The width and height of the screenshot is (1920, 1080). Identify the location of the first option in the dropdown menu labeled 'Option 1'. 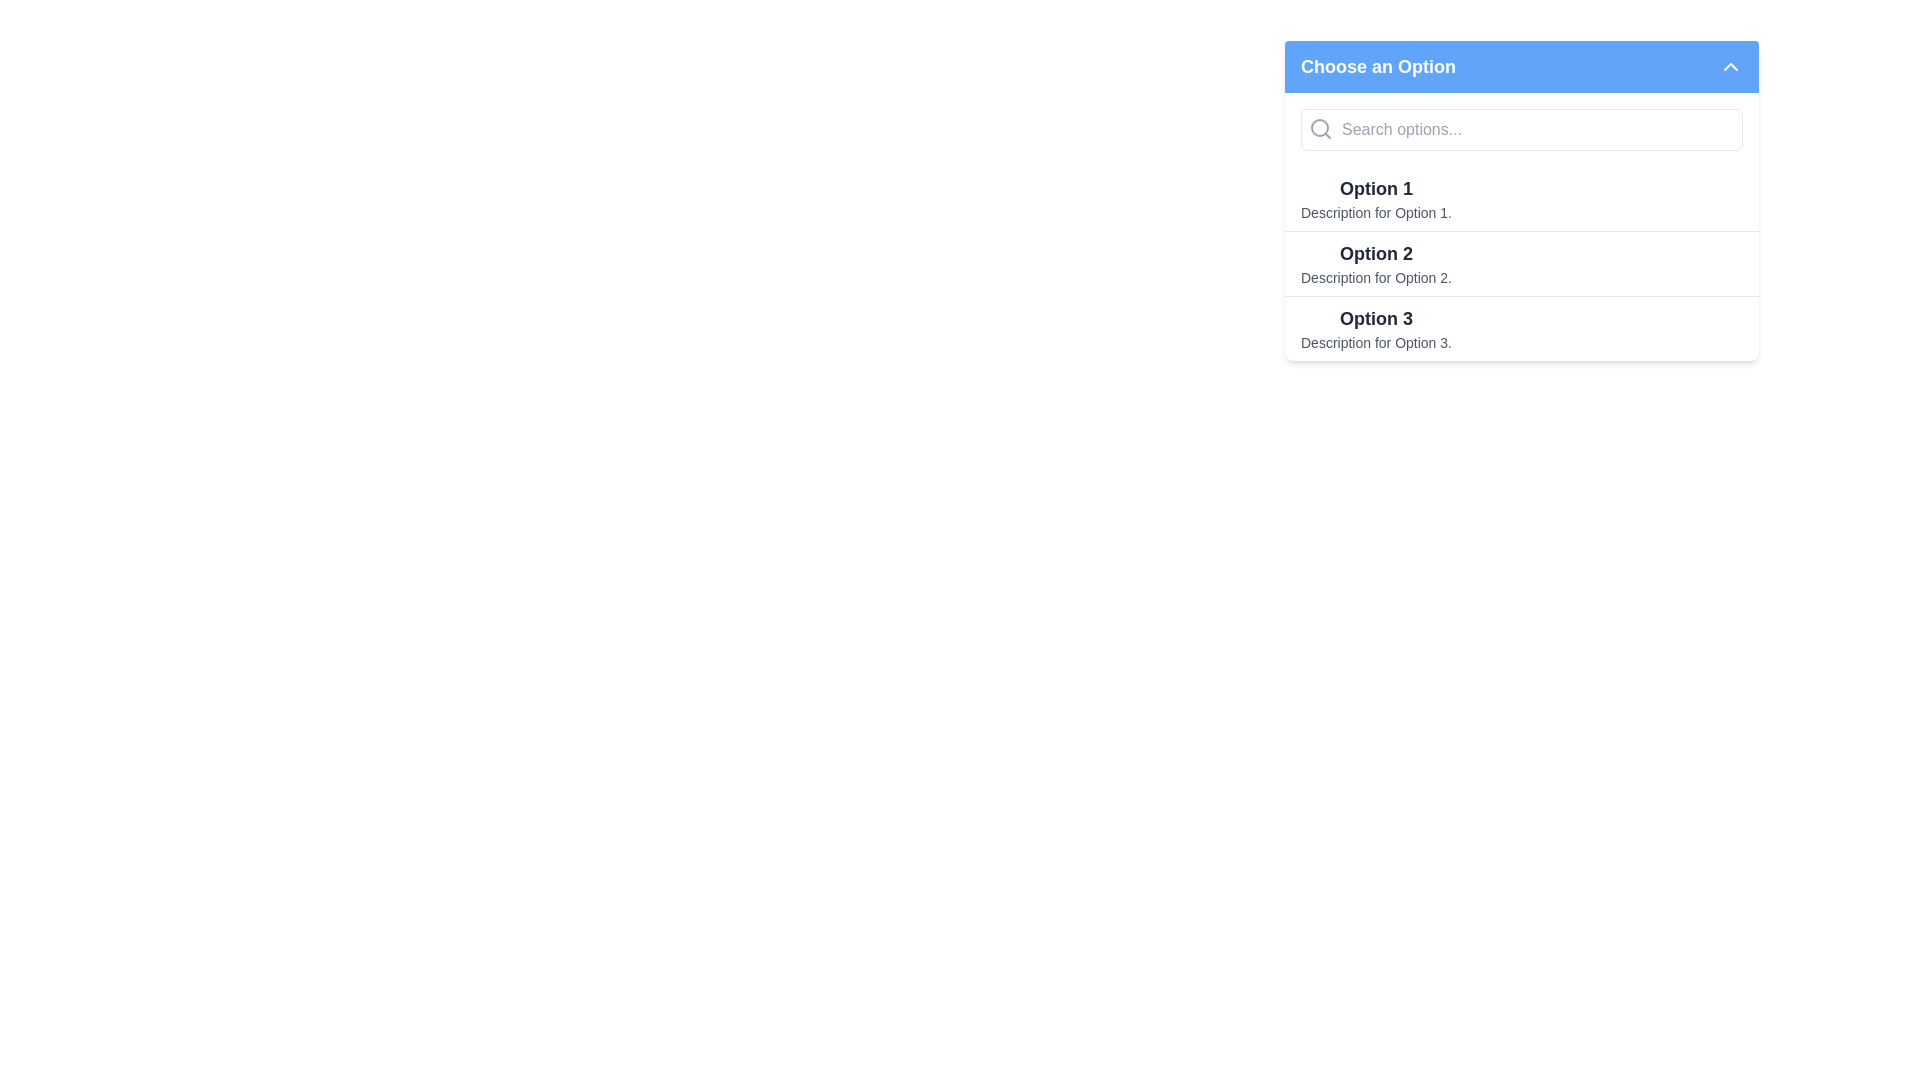
(1375, 199).